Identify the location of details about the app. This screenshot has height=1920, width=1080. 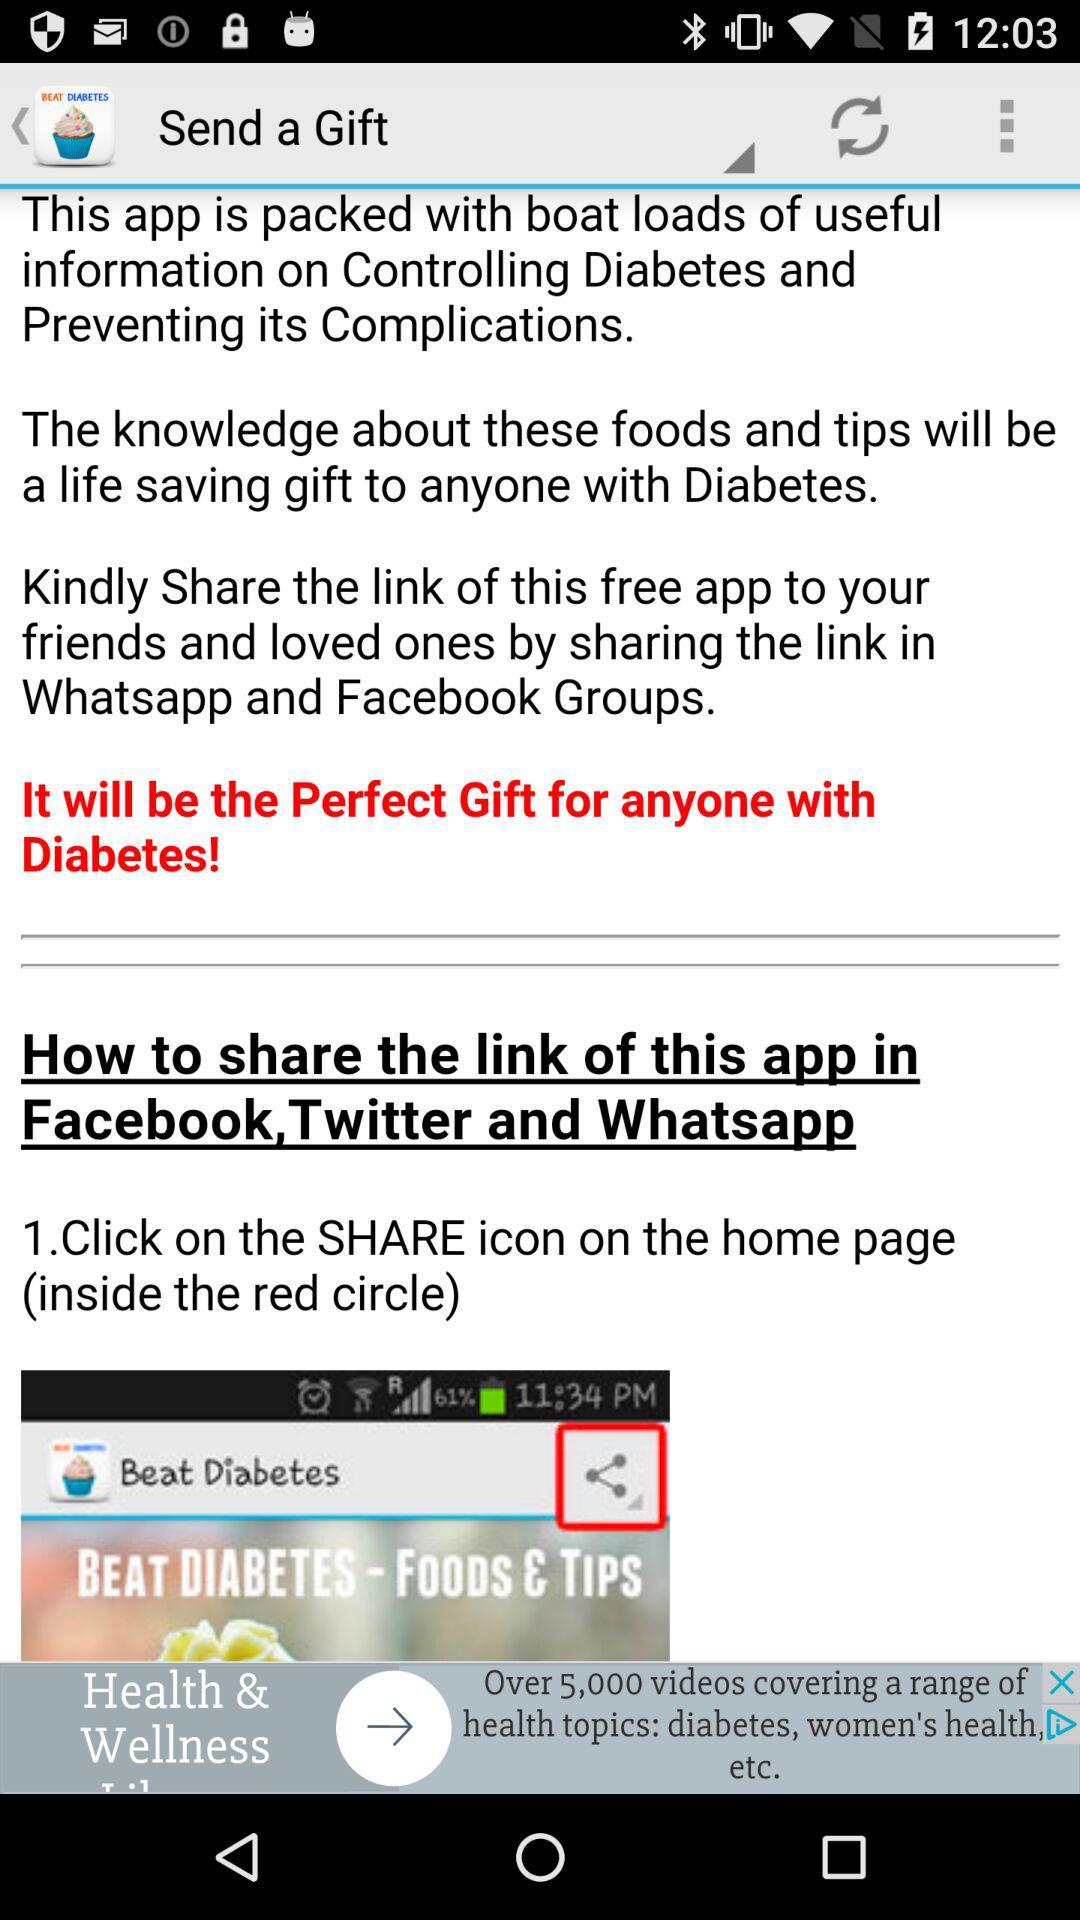
(540, 924).